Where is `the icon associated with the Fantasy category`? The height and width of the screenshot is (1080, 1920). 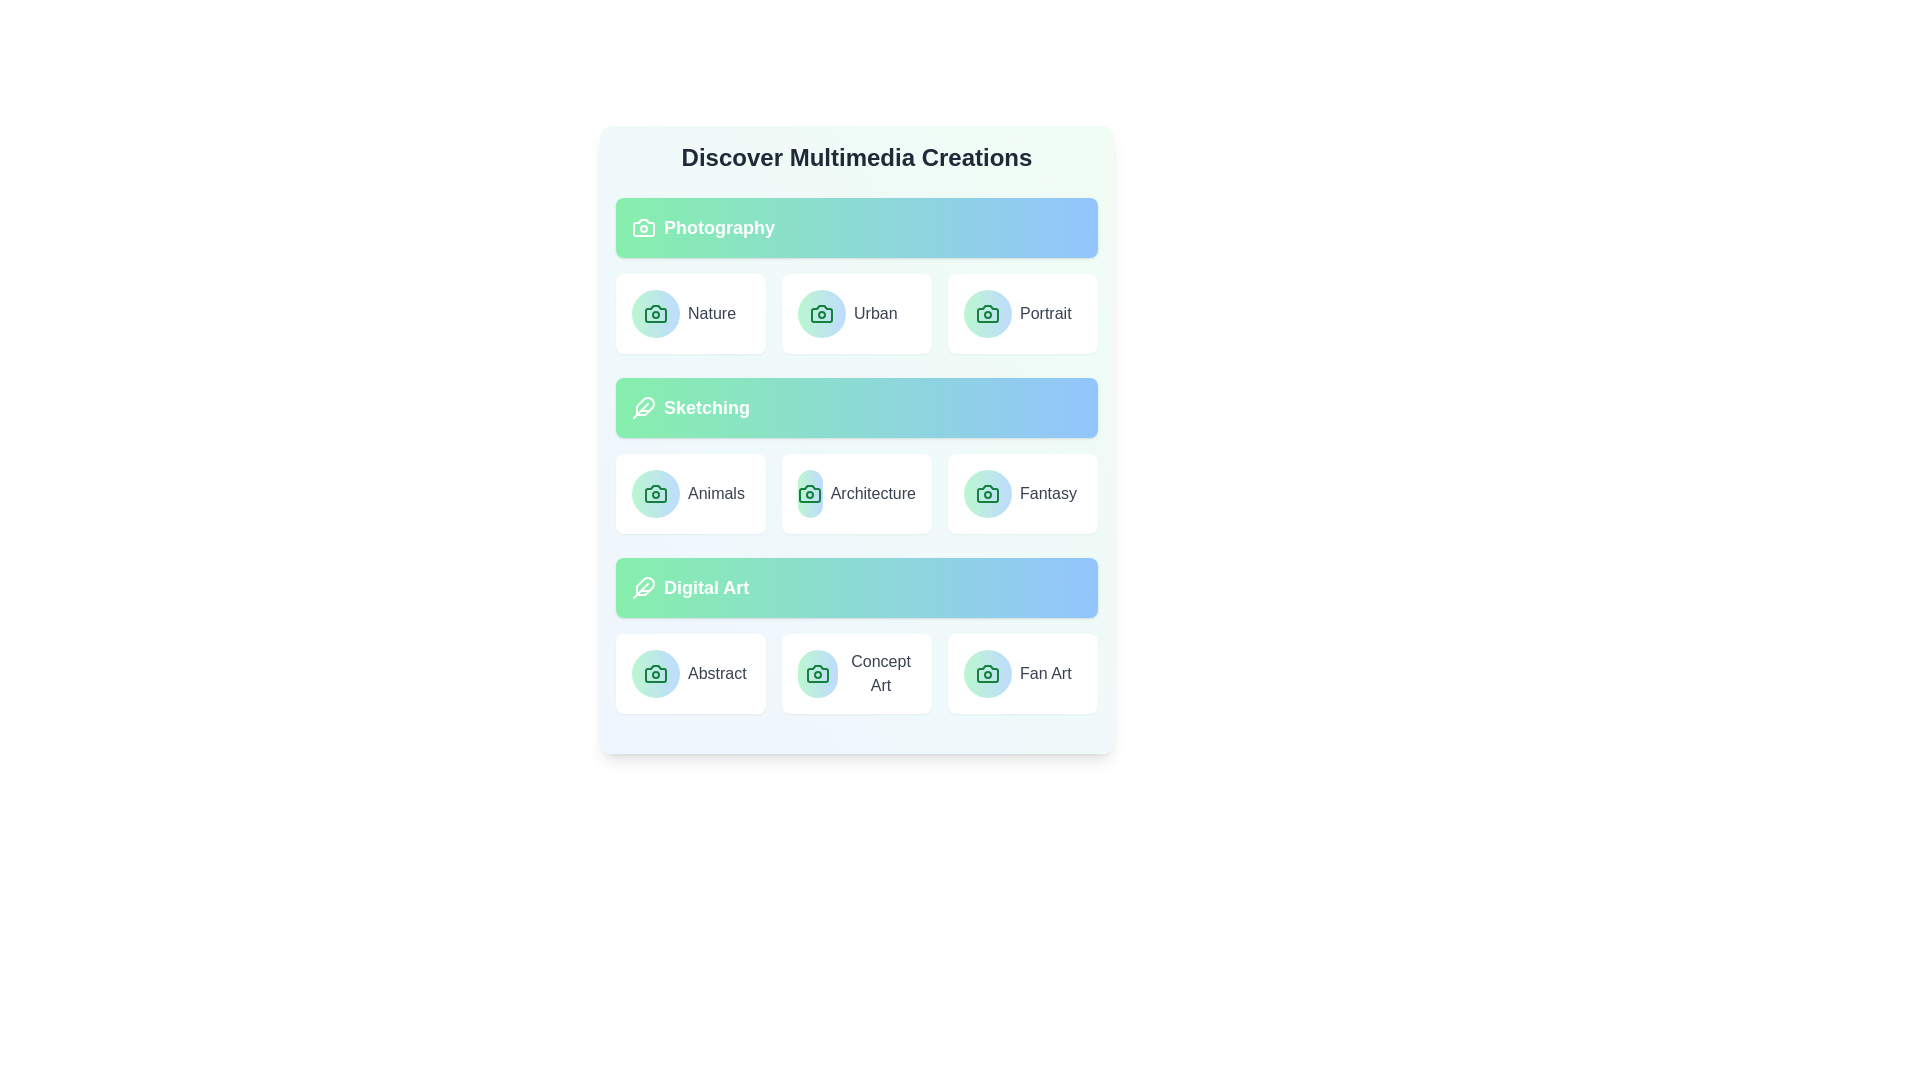 the icon associated with the Fantasy category is located at coordinates (988, 493).